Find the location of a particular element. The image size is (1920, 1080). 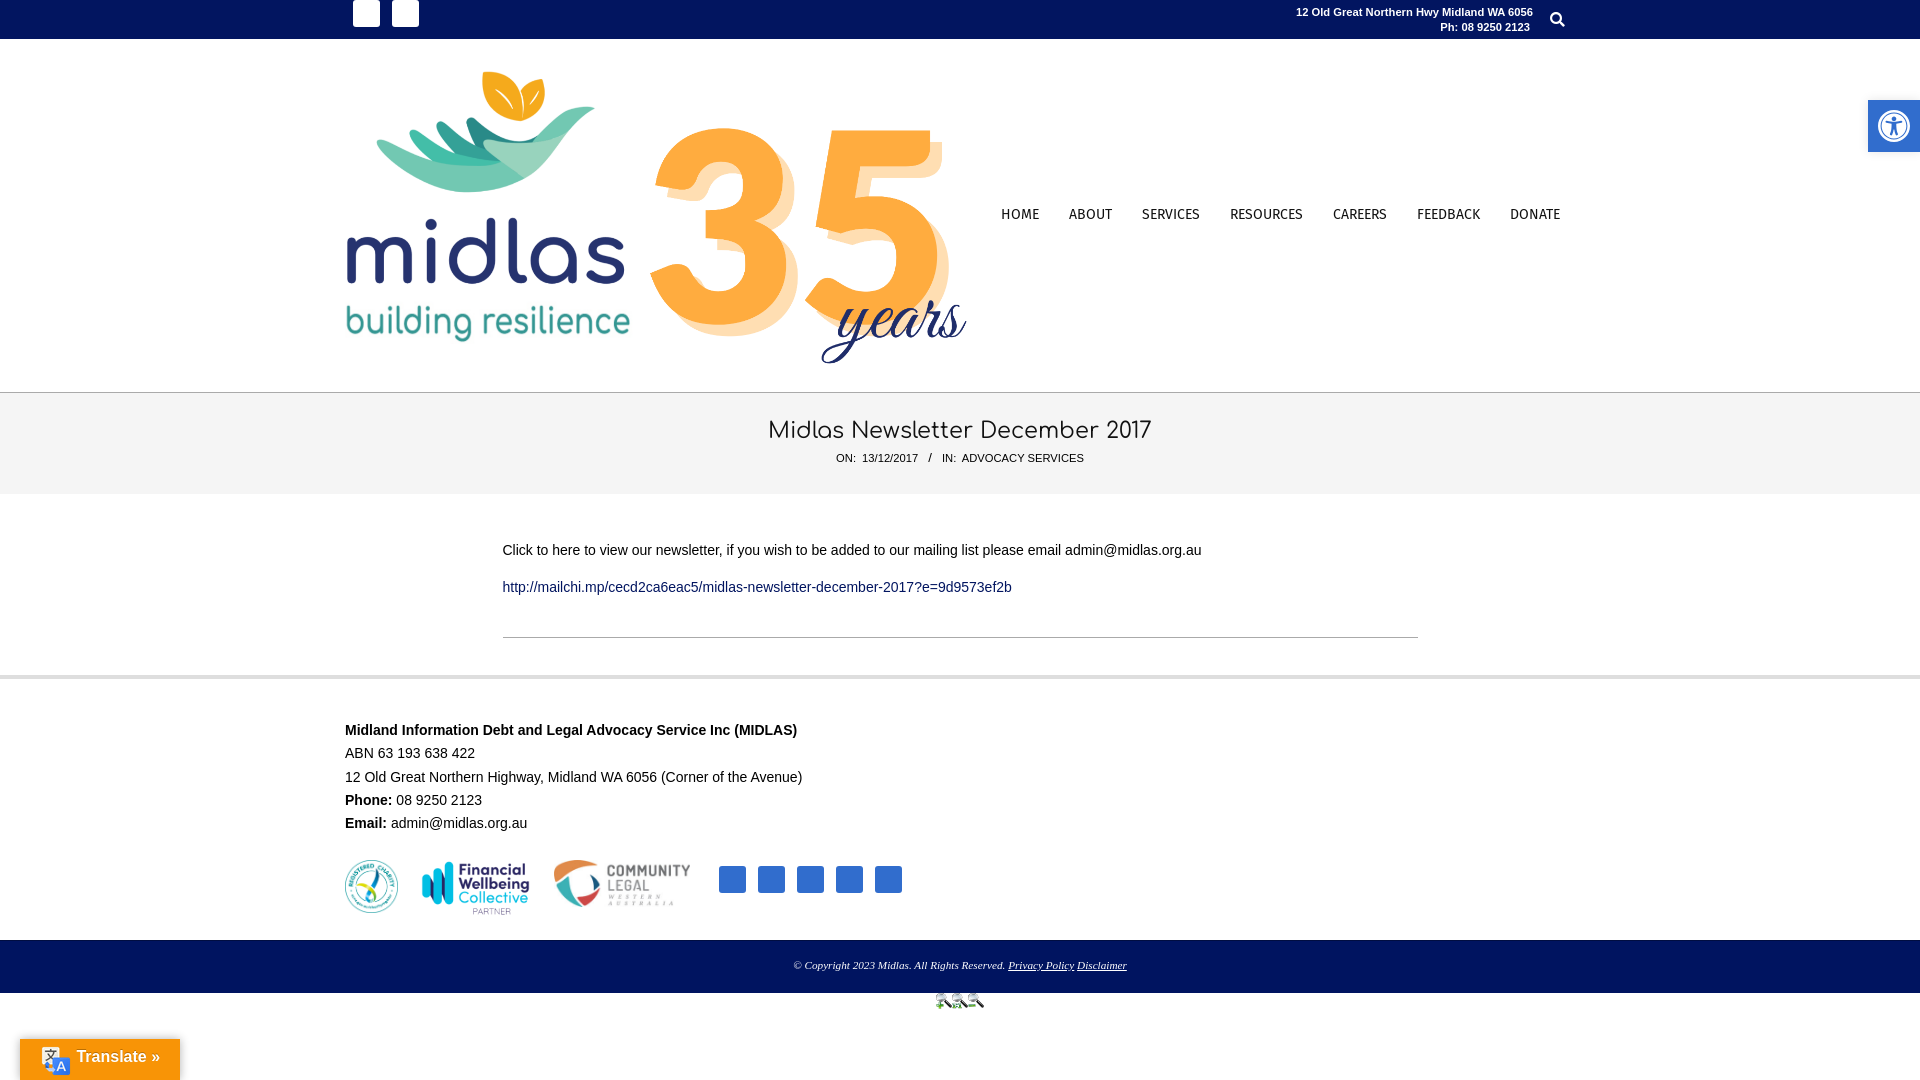

'Privacy Policy' is located at coordinates (1008, 963).